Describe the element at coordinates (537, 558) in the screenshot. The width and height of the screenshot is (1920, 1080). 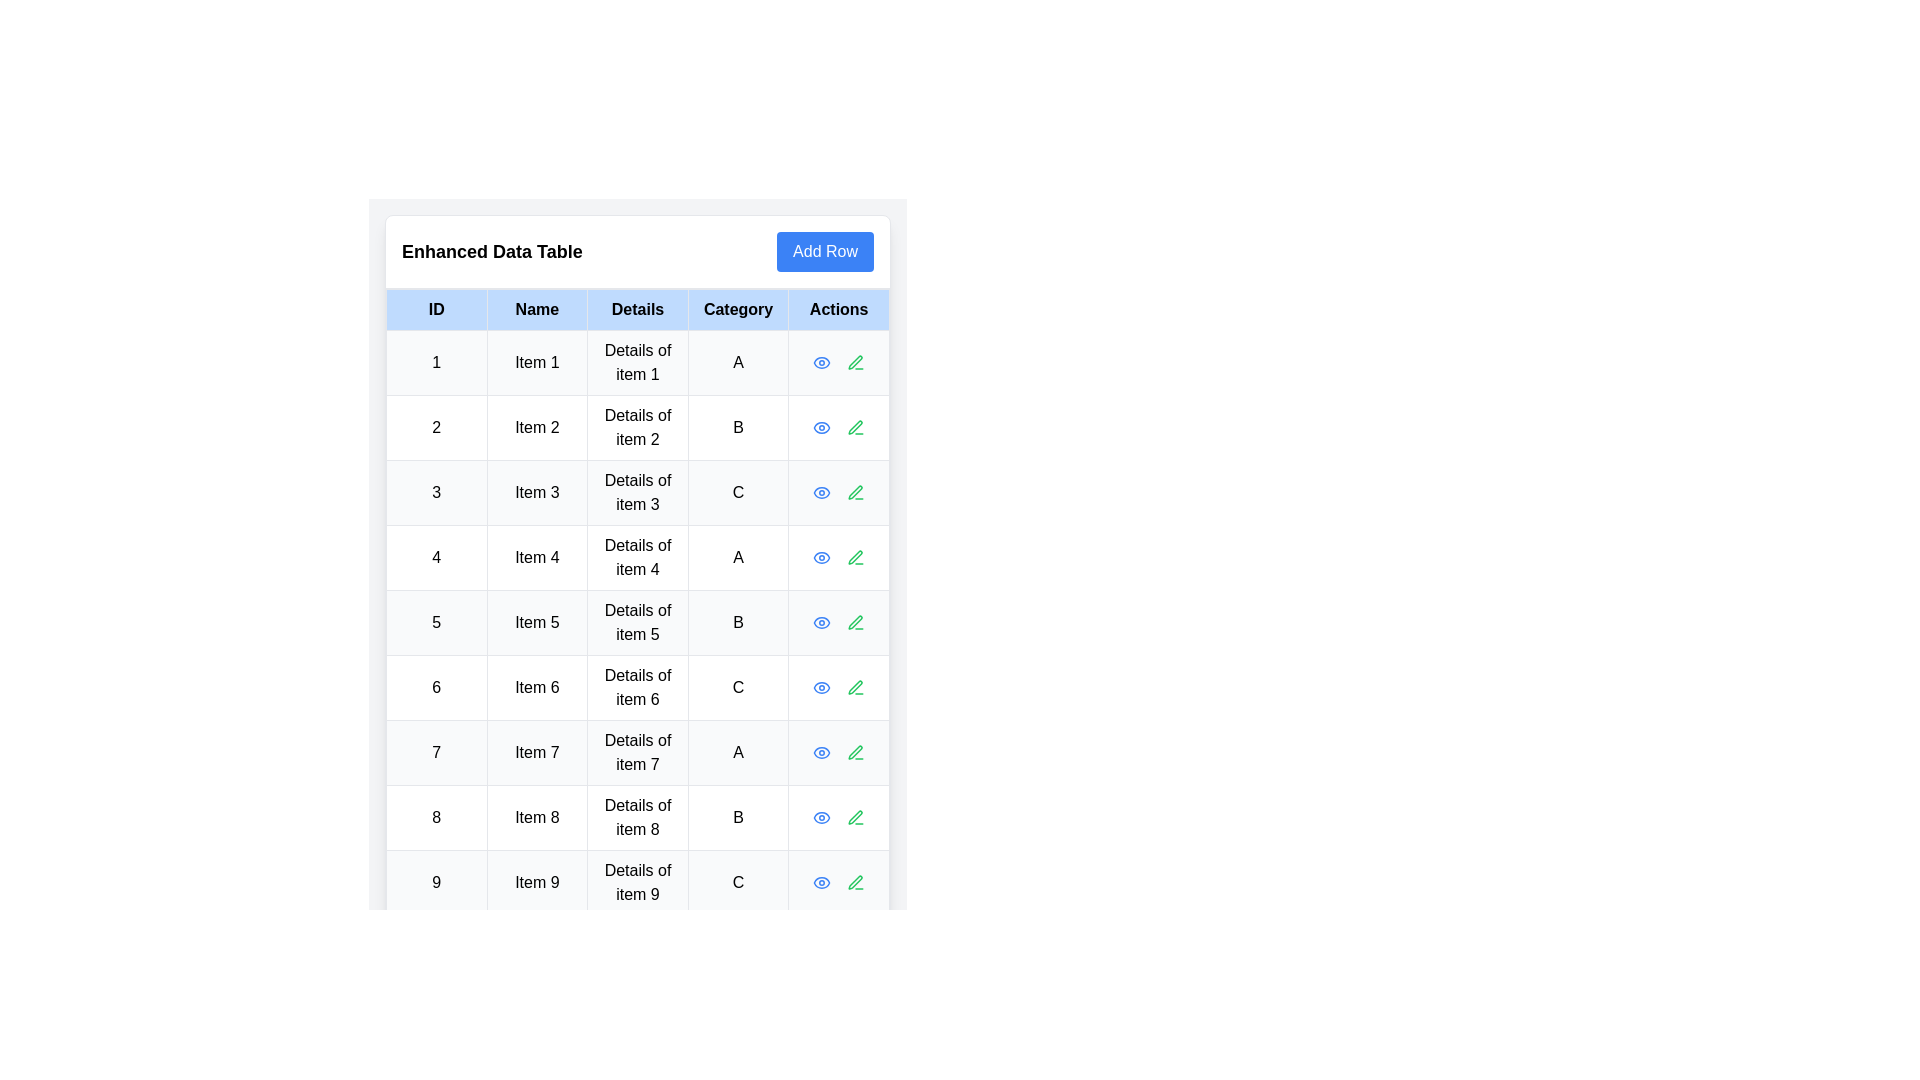
I see `the table cell containing the text 'Item 4', located in the fourth row under the 'Name' column of the table` at that location.